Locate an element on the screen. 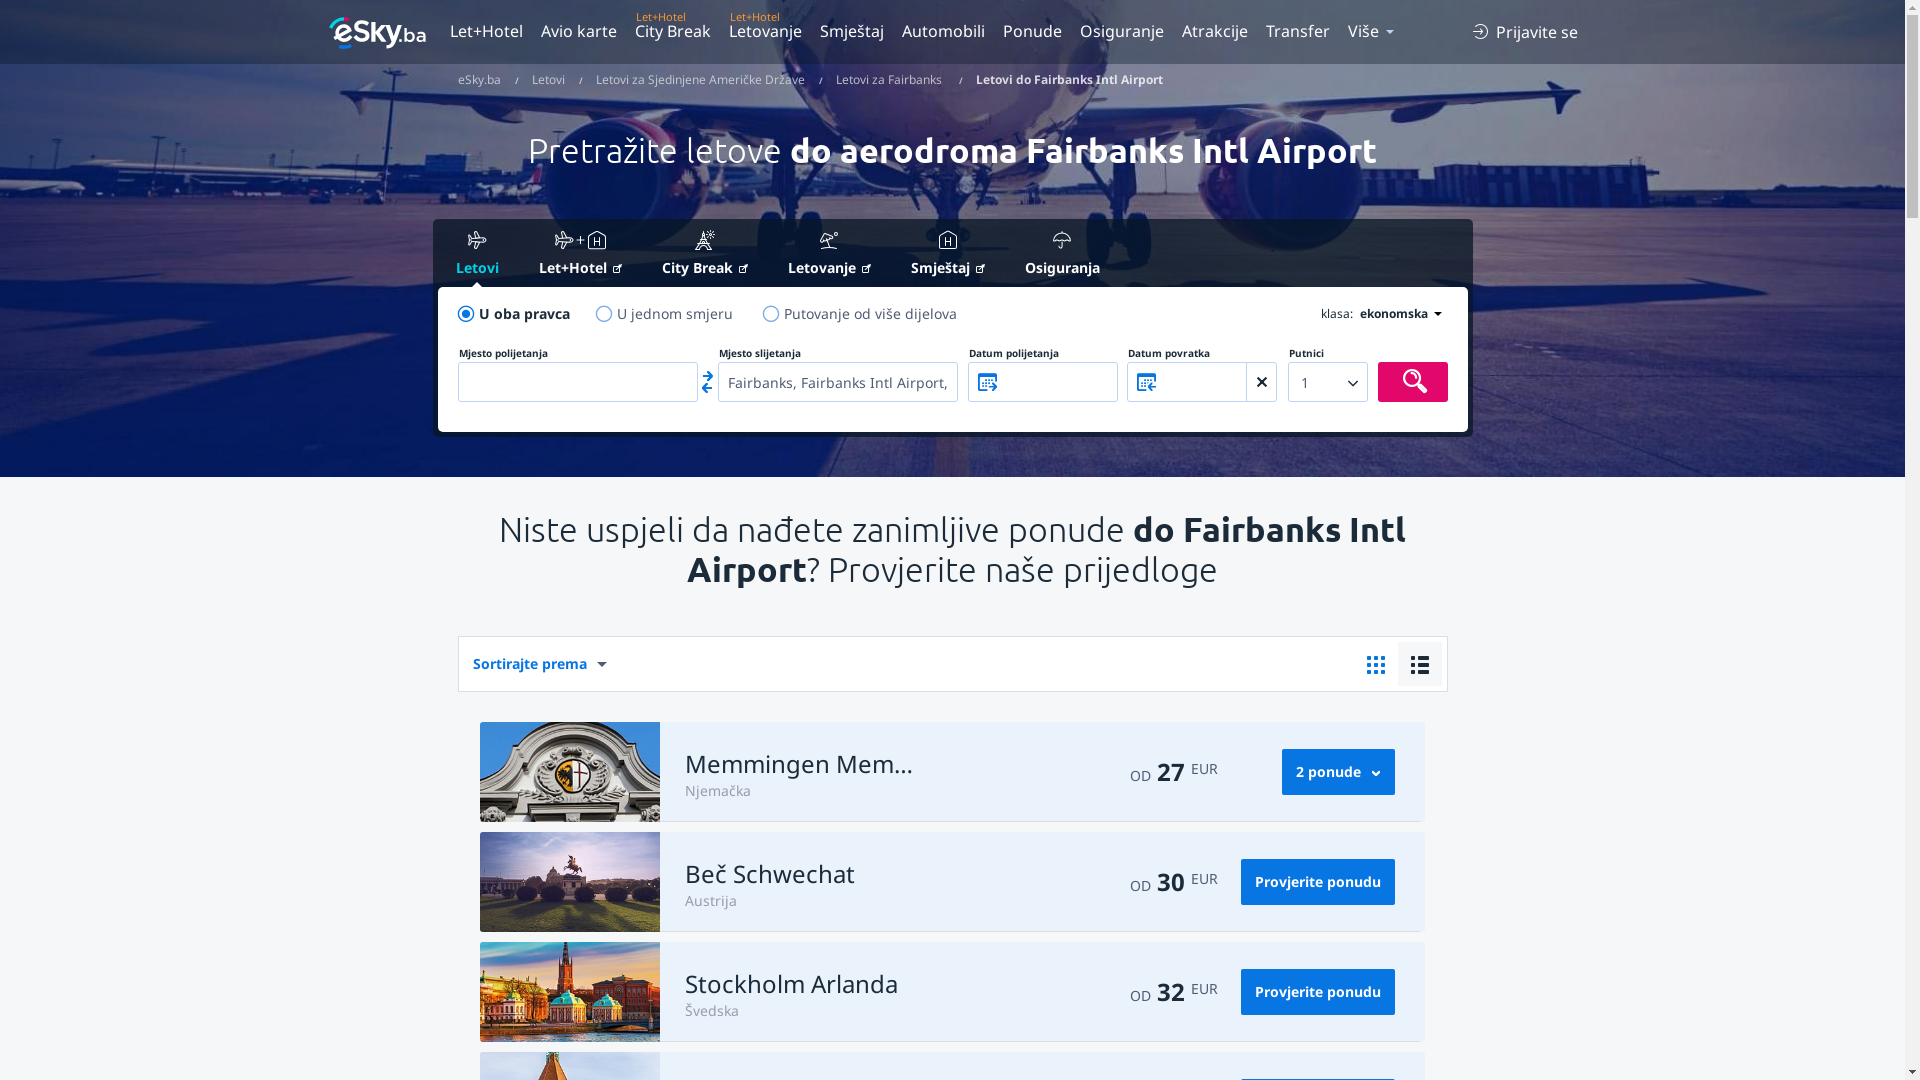 This screenshot has height=1080, width=1920. 'Automobili' is located at coordinates (941, 30).